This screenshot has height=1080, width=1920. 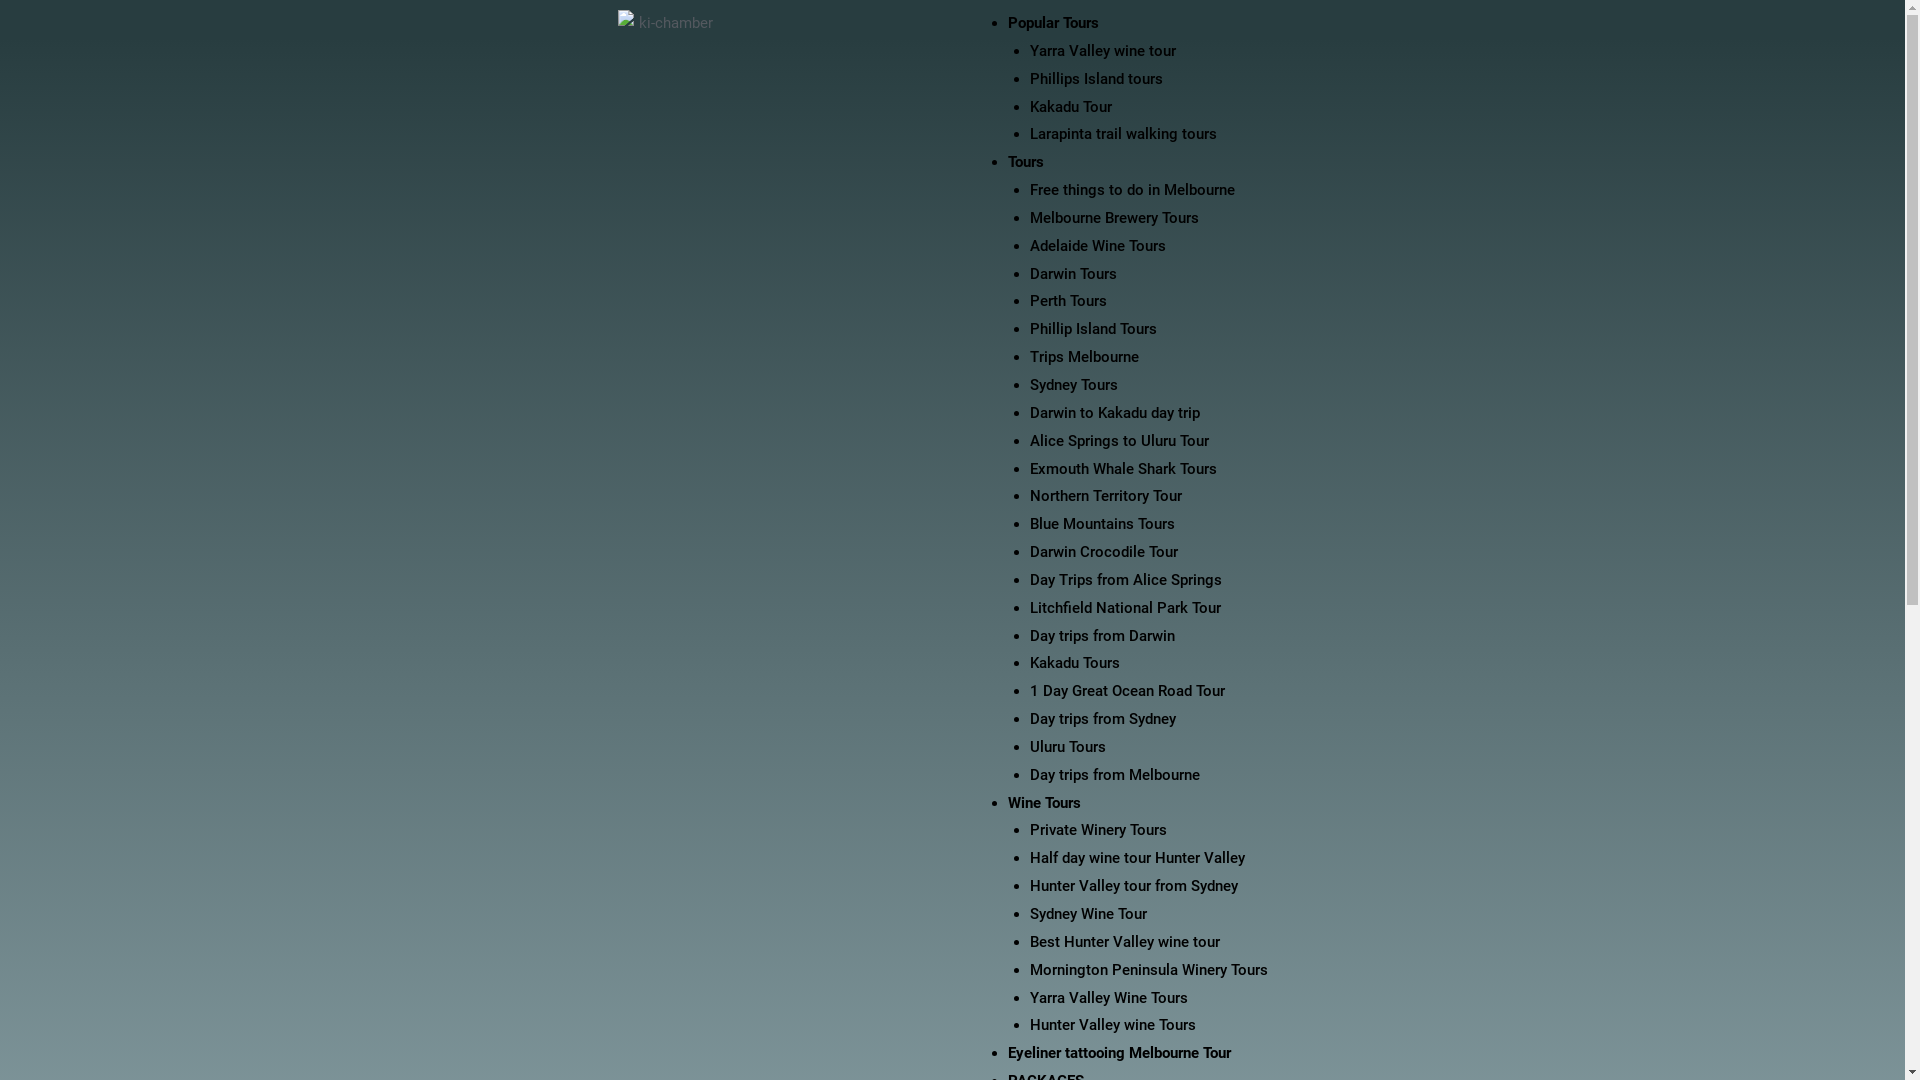 What do you see at coordinates (1030, 1025) in the screenshot?
I see `'Hunter Valley wine Tours'` at bounding box center [1030, 1025].